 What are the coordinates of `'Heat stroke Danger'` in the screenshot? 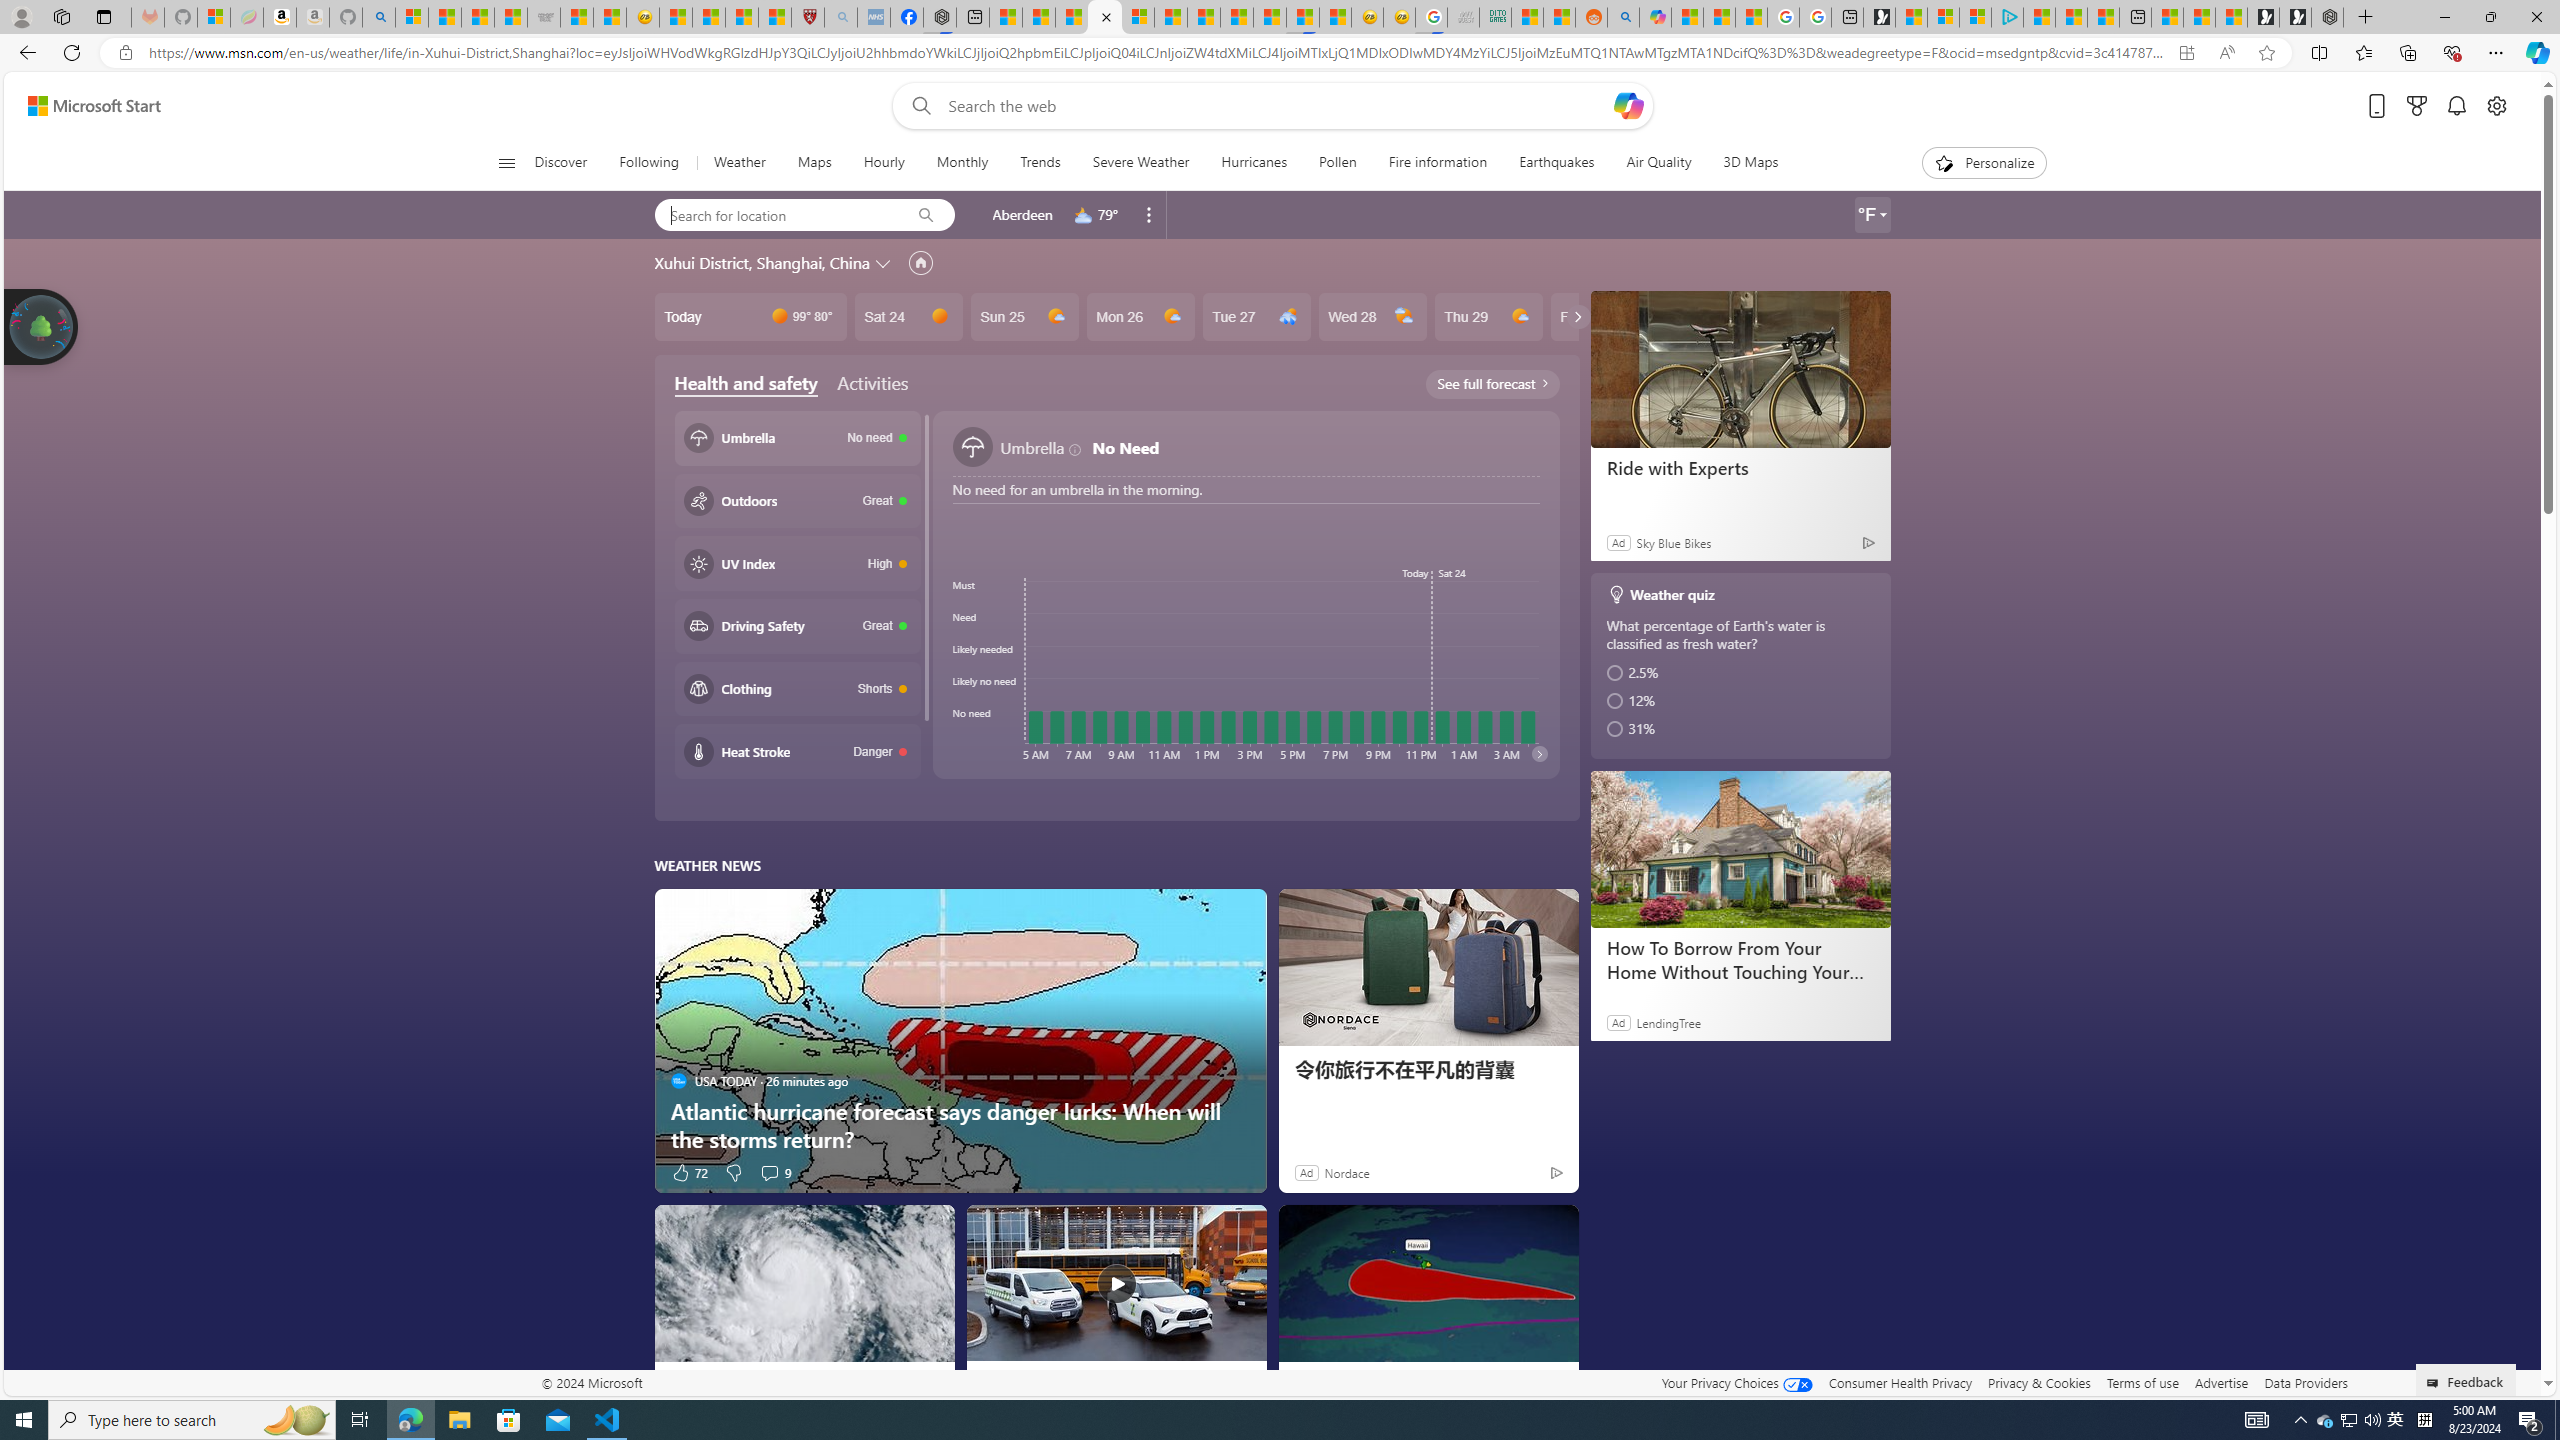 It's located at (796, 750).